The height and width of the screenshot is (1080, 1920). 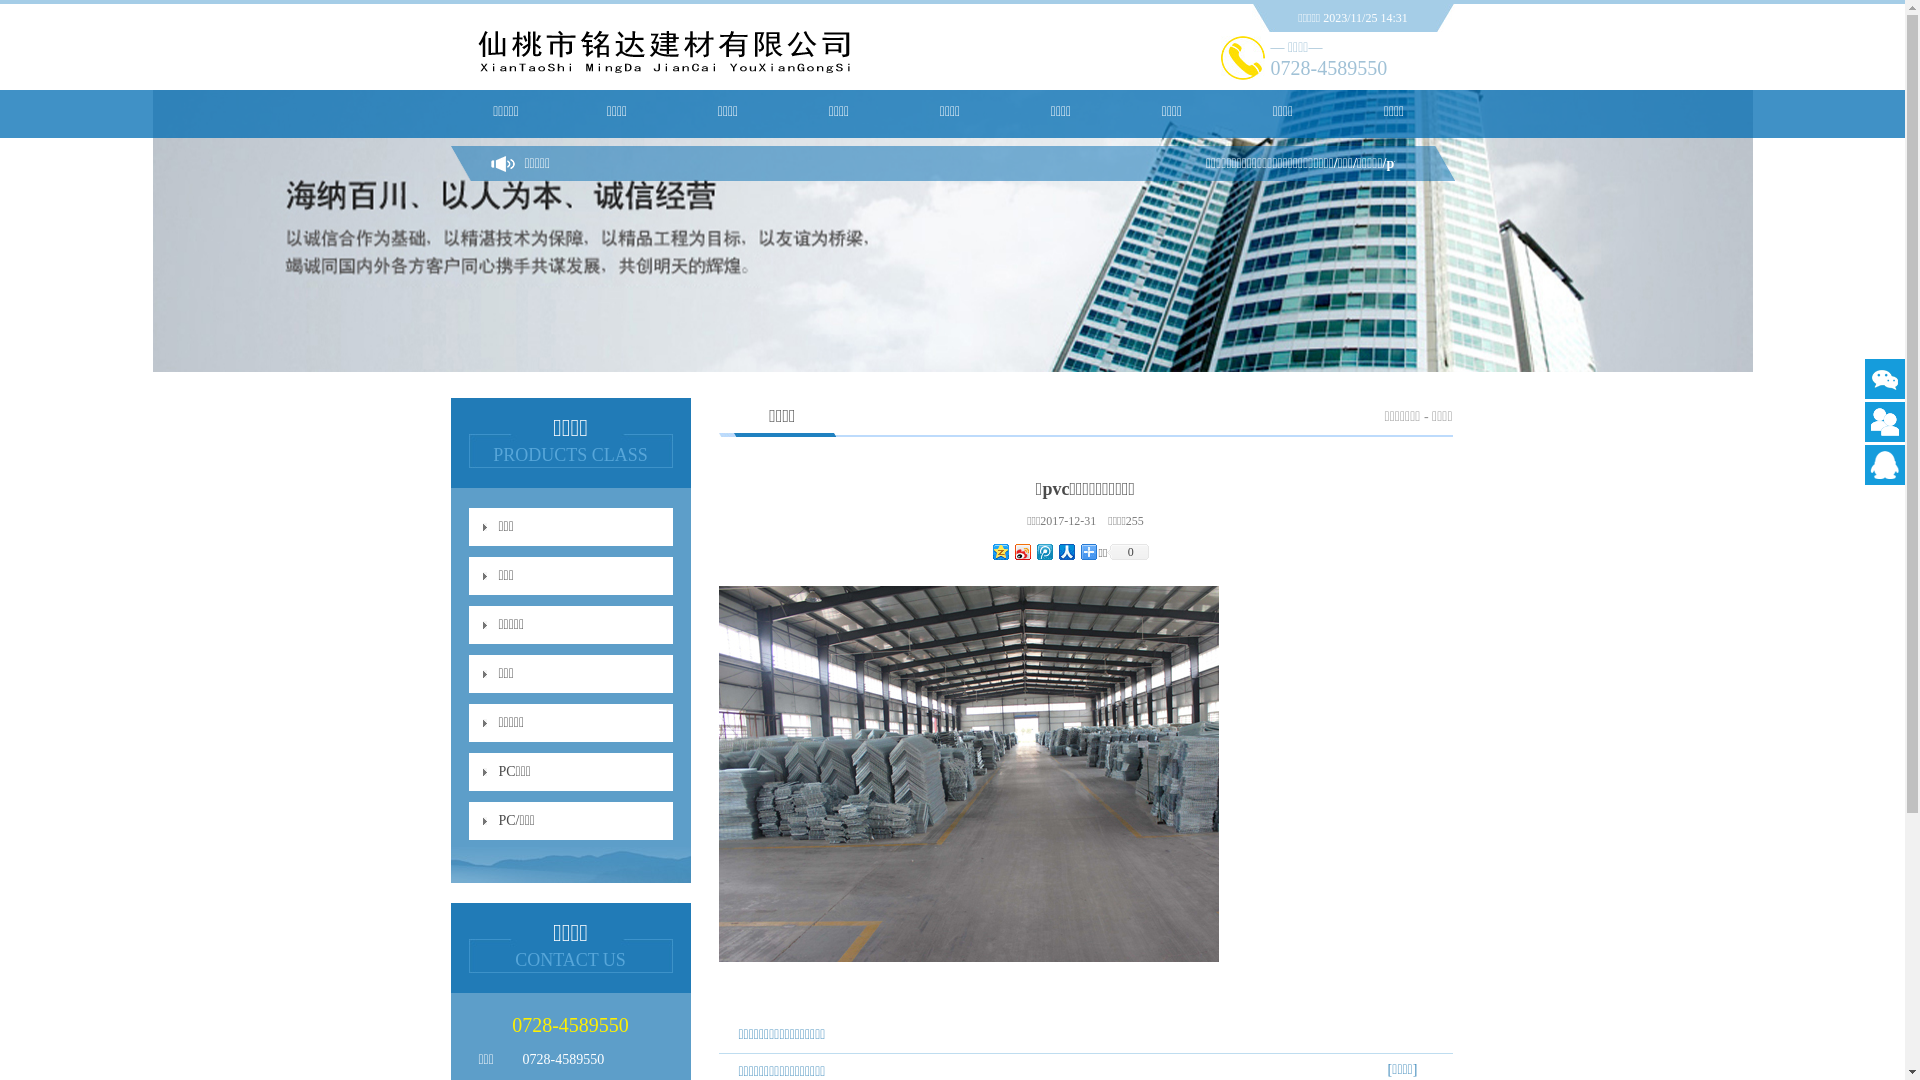 I want to click on '0', so click(x=1128, y=551).